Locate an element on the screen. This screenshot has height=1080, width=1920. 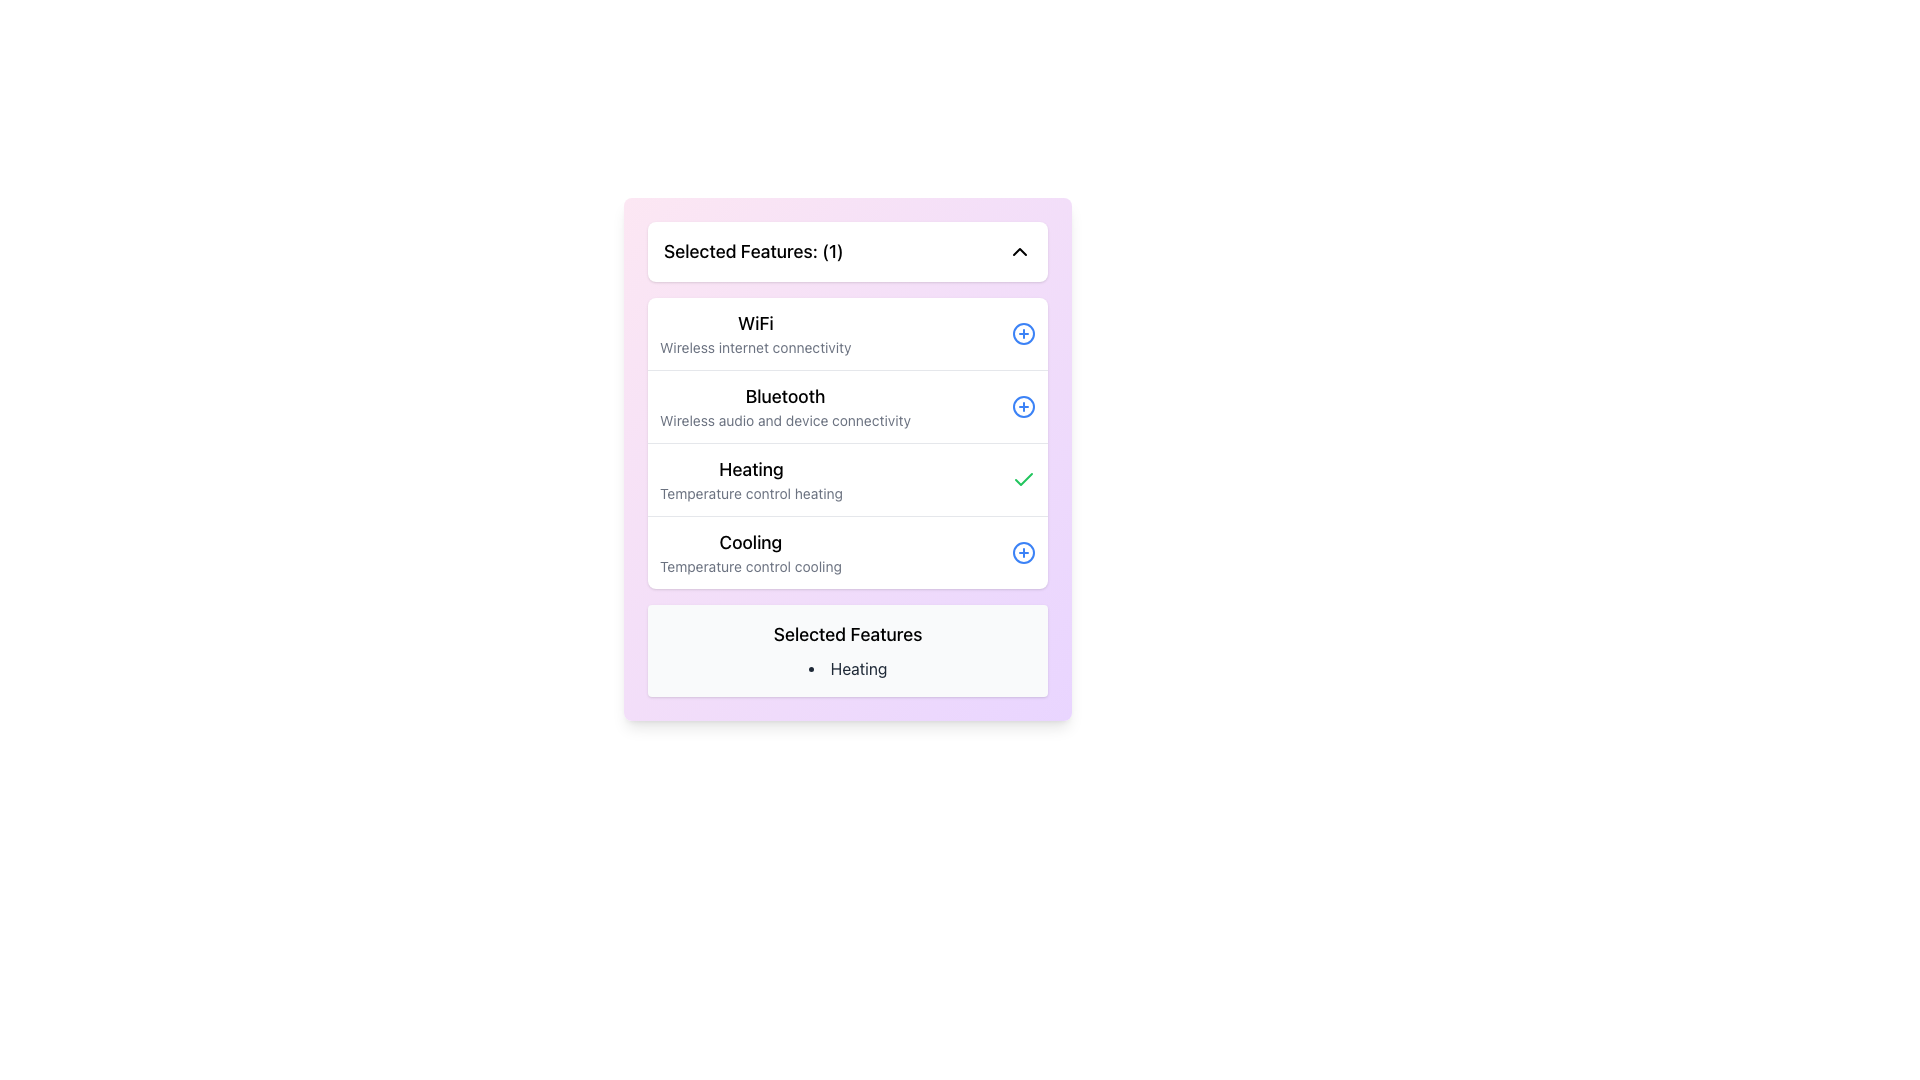
the static text label indicating the 'WiFi' feature, which is positioned at the top of the list of selectable features is located at coordinates (754, 323).